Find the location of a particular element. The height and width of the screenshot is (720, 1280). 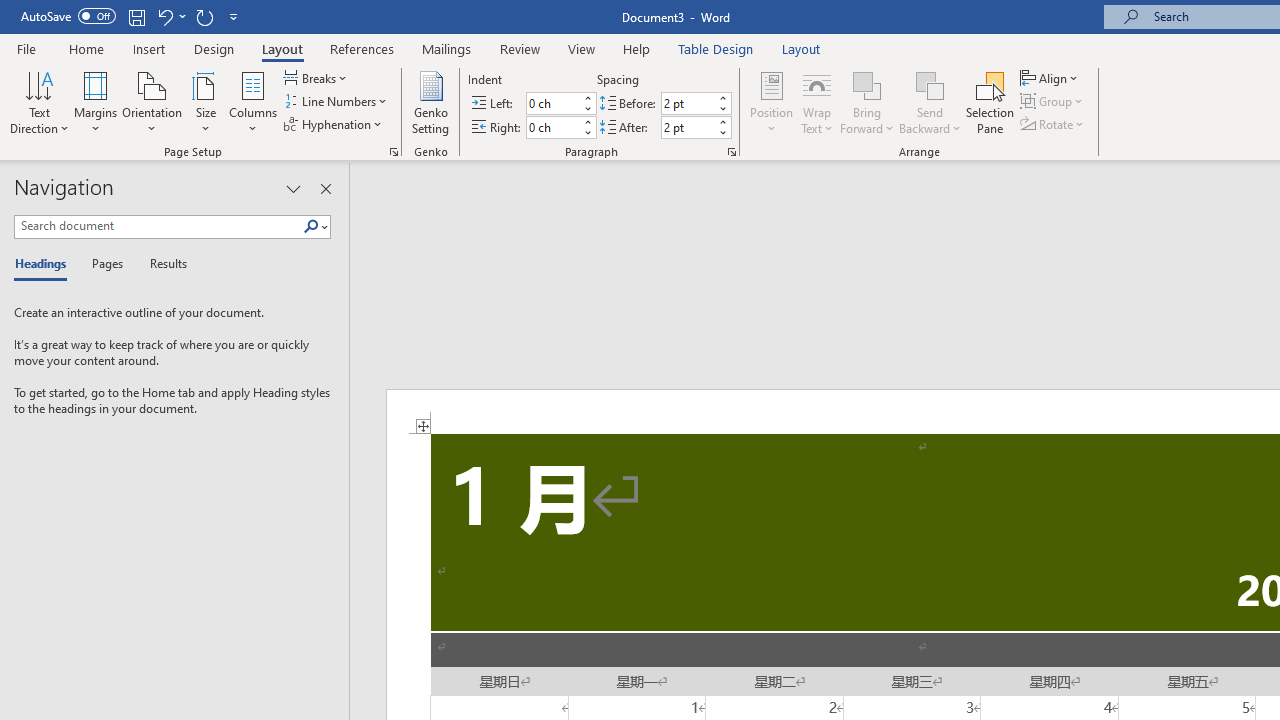

'Size' is located at coordinates (206, 103).